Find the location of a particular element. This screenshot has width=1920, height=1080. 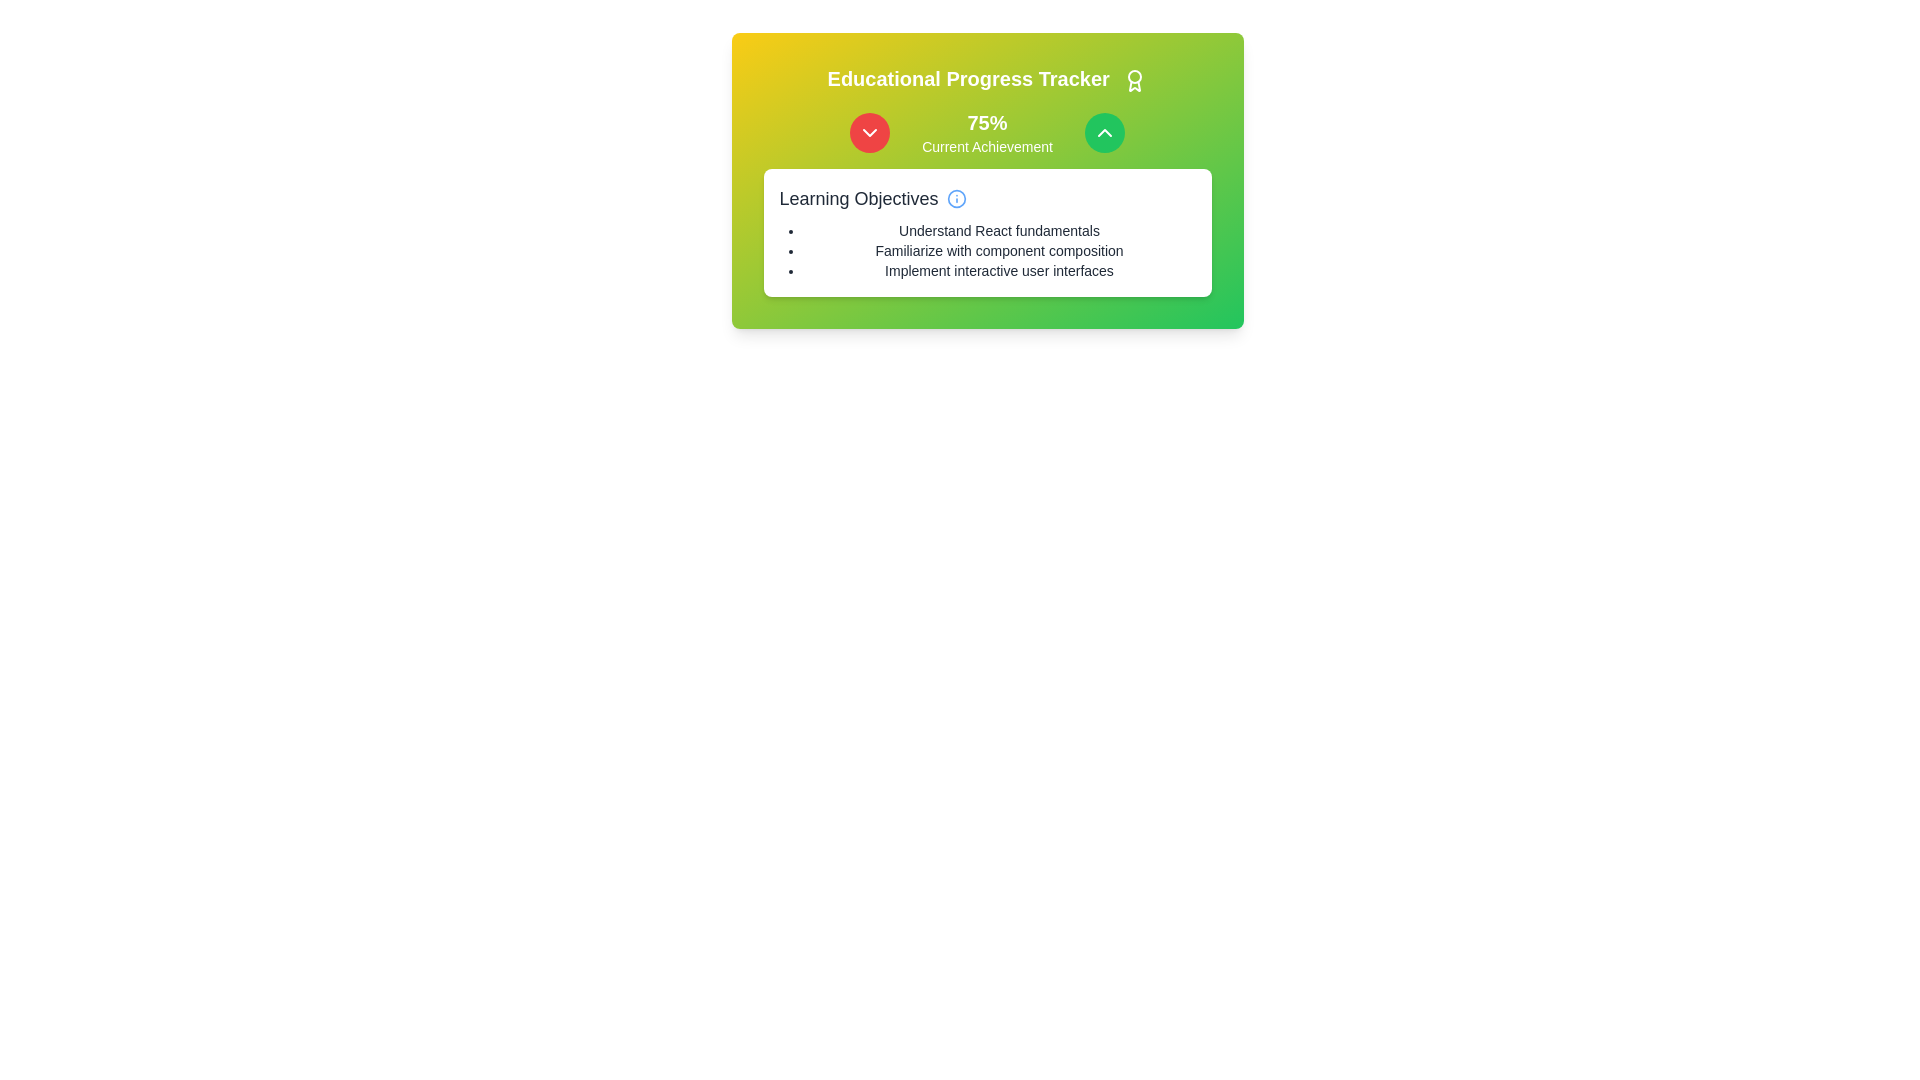

the award badge graphical icon located at the top-right corner of the 'Educational Progress Tracker' section is located at coordinates (1135, 79).